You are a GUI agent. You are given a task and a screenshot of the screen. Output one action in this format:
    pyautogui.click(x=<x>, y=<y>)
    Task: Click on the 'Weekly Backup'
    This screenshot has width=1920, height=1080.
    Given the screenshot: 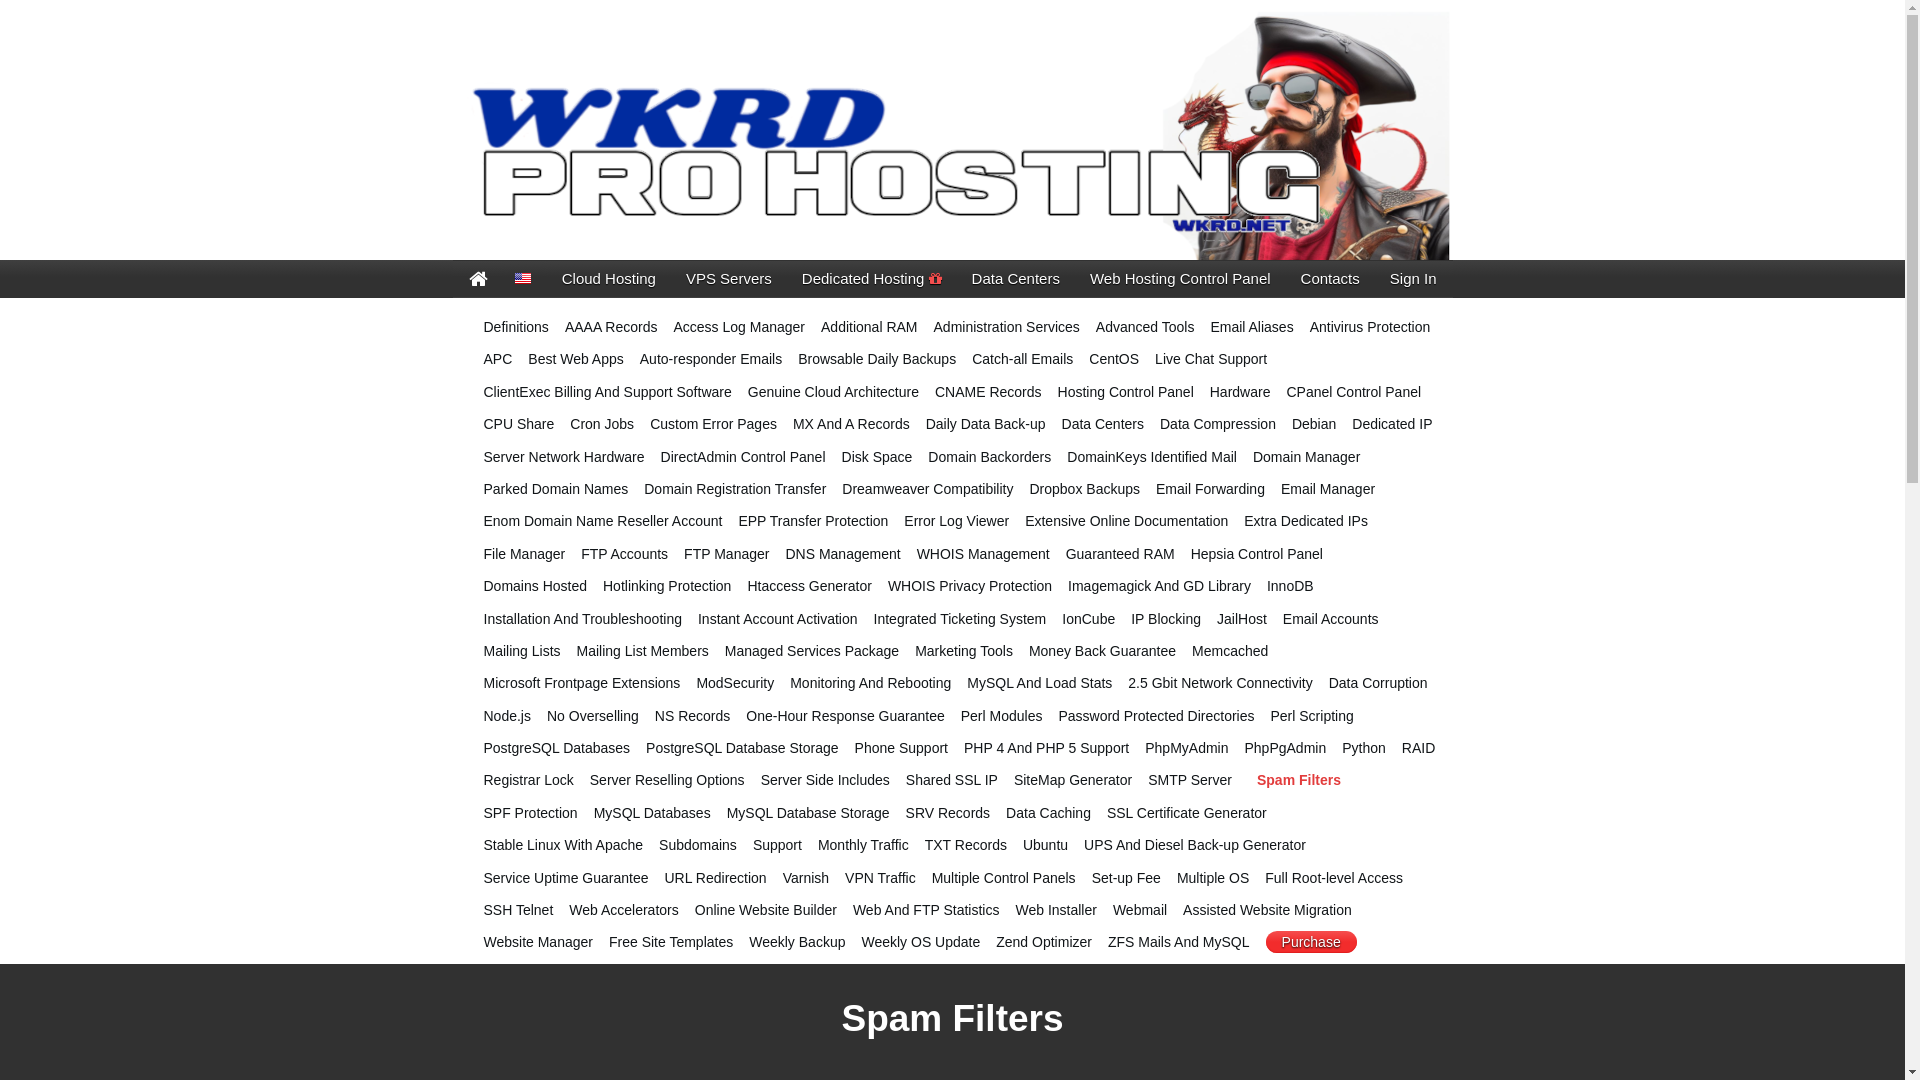 What is the action you would take?
    pyautogui.click(x=795, y=941)
    